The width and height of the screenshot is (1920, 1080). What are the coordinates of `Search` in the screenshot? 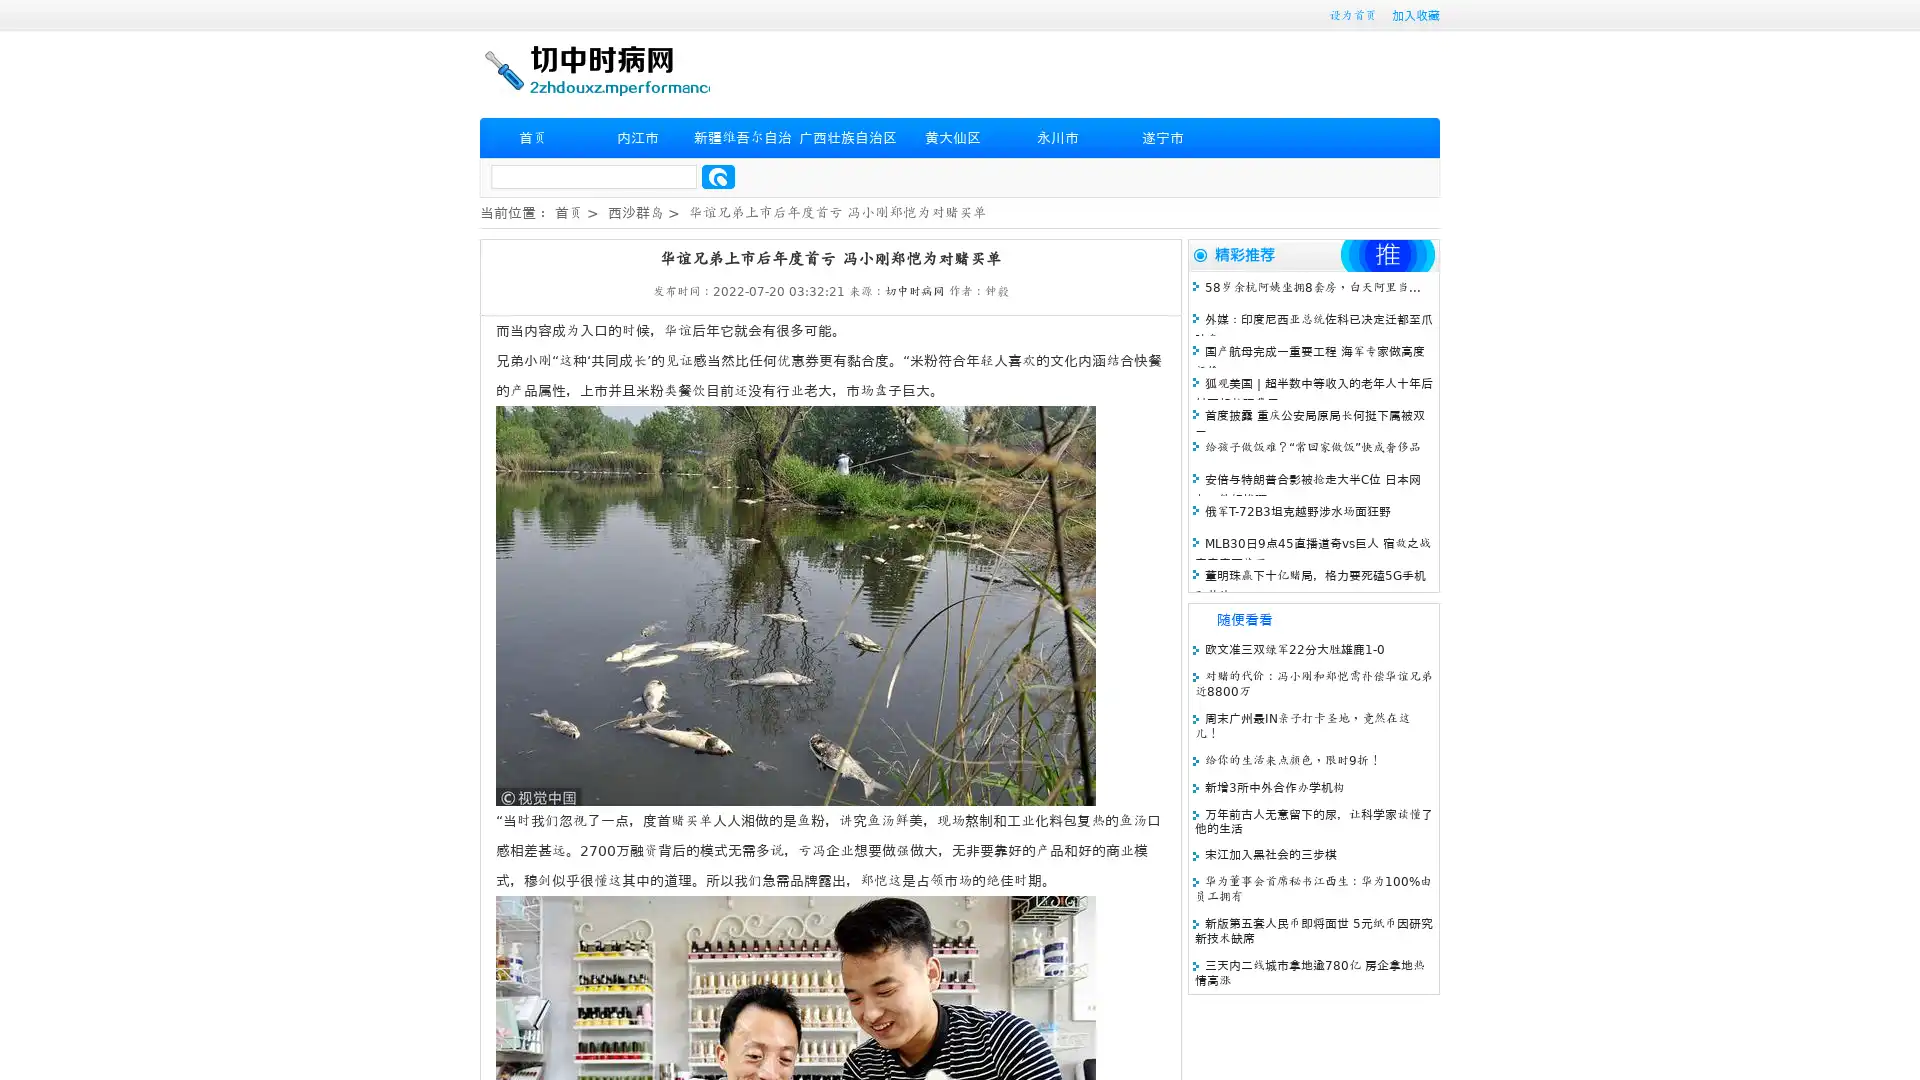 It's located at (718, 176).